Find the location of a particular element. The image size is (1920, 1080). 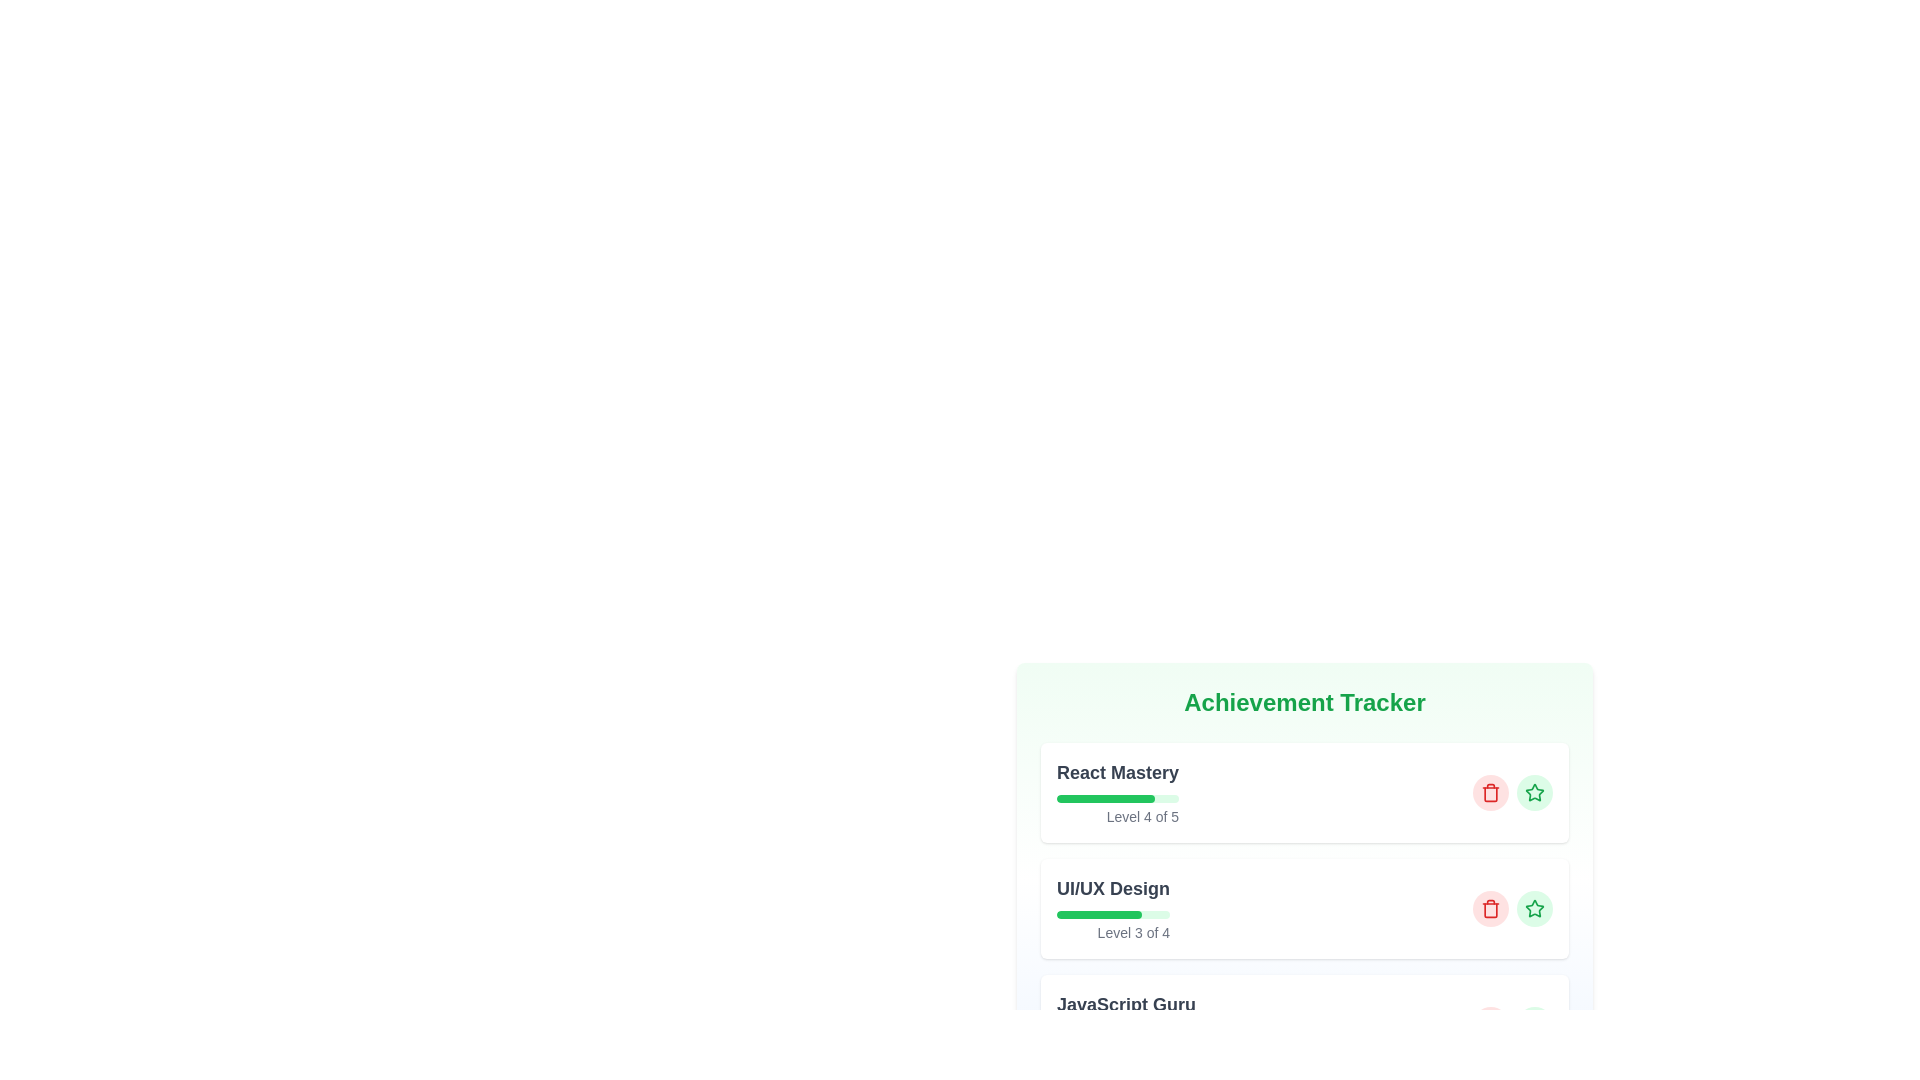

the completion status of the green progress bar indicating 75% completion, located beneath the 'UI/UX Design' label is located at coordinates (1098, 914).